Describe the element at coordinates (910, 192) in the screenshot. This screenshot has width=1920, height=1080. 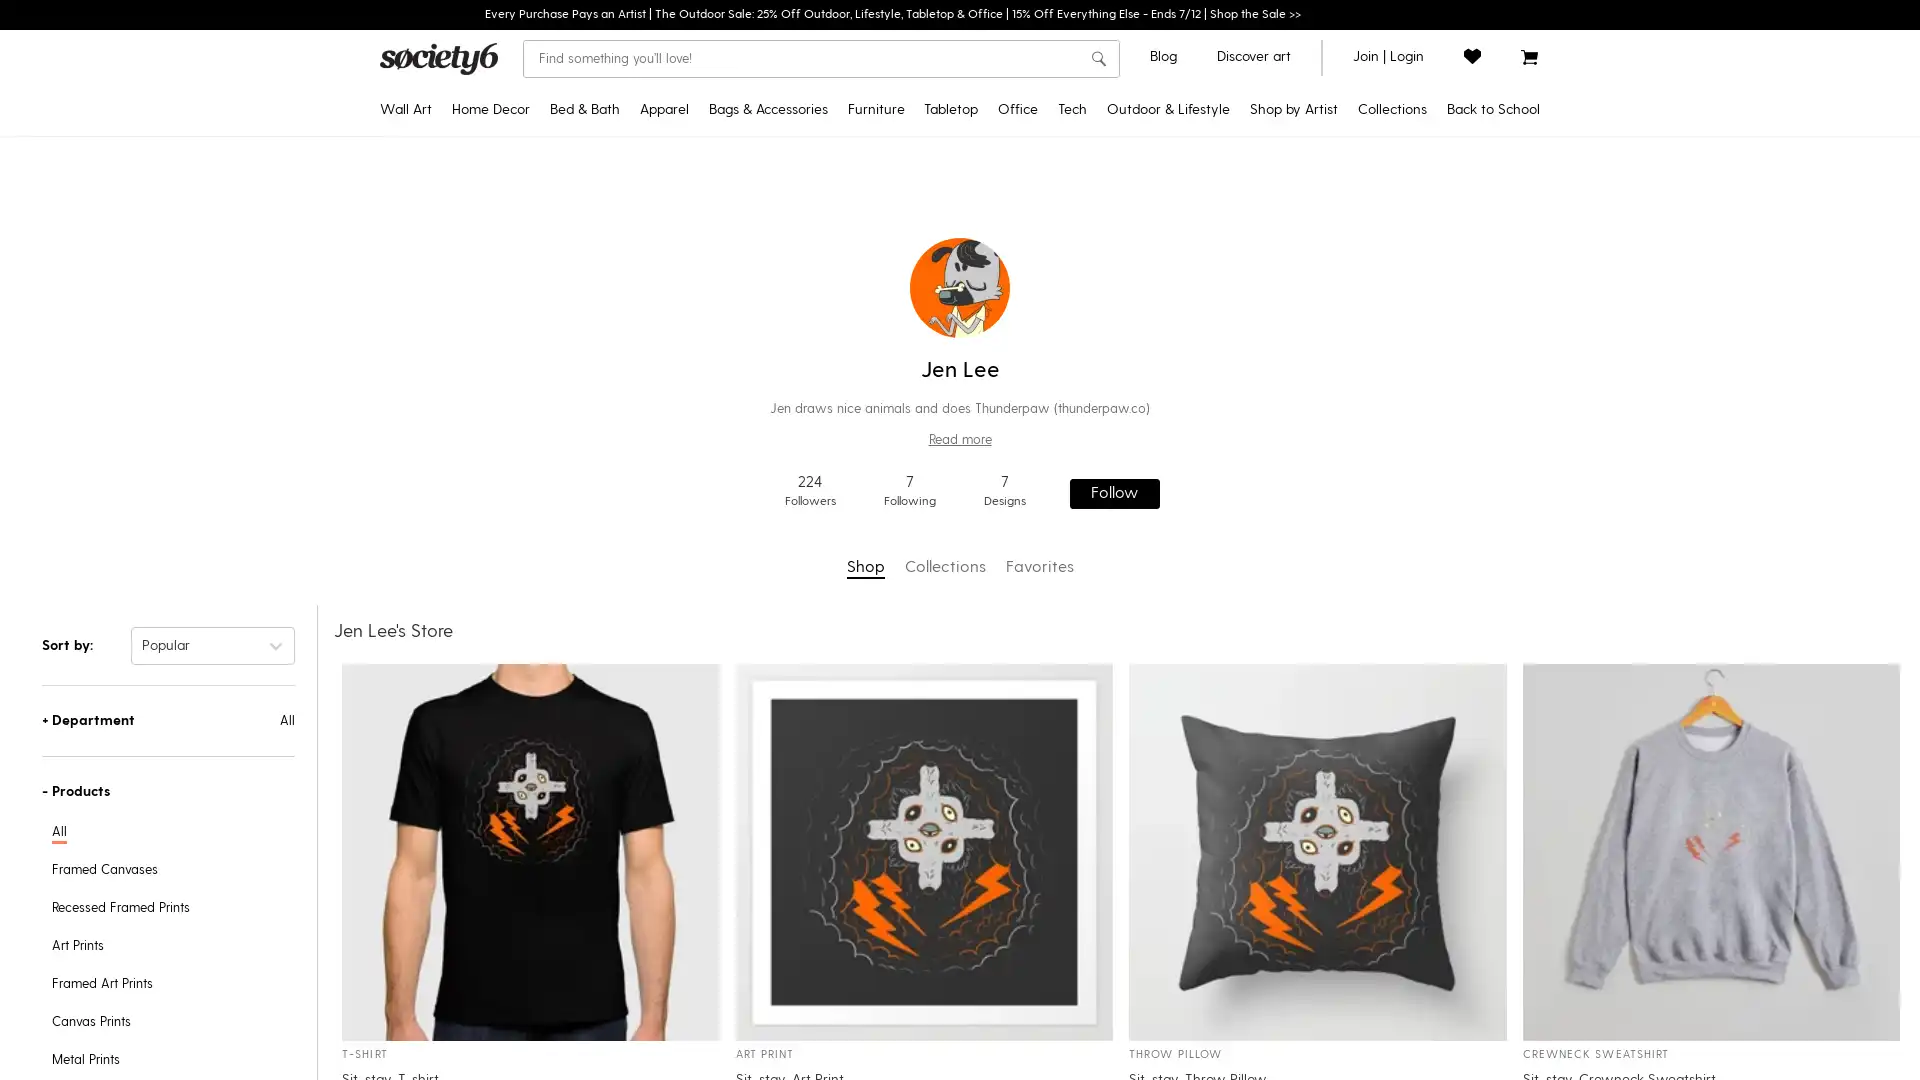
I see `Benches` at that location.